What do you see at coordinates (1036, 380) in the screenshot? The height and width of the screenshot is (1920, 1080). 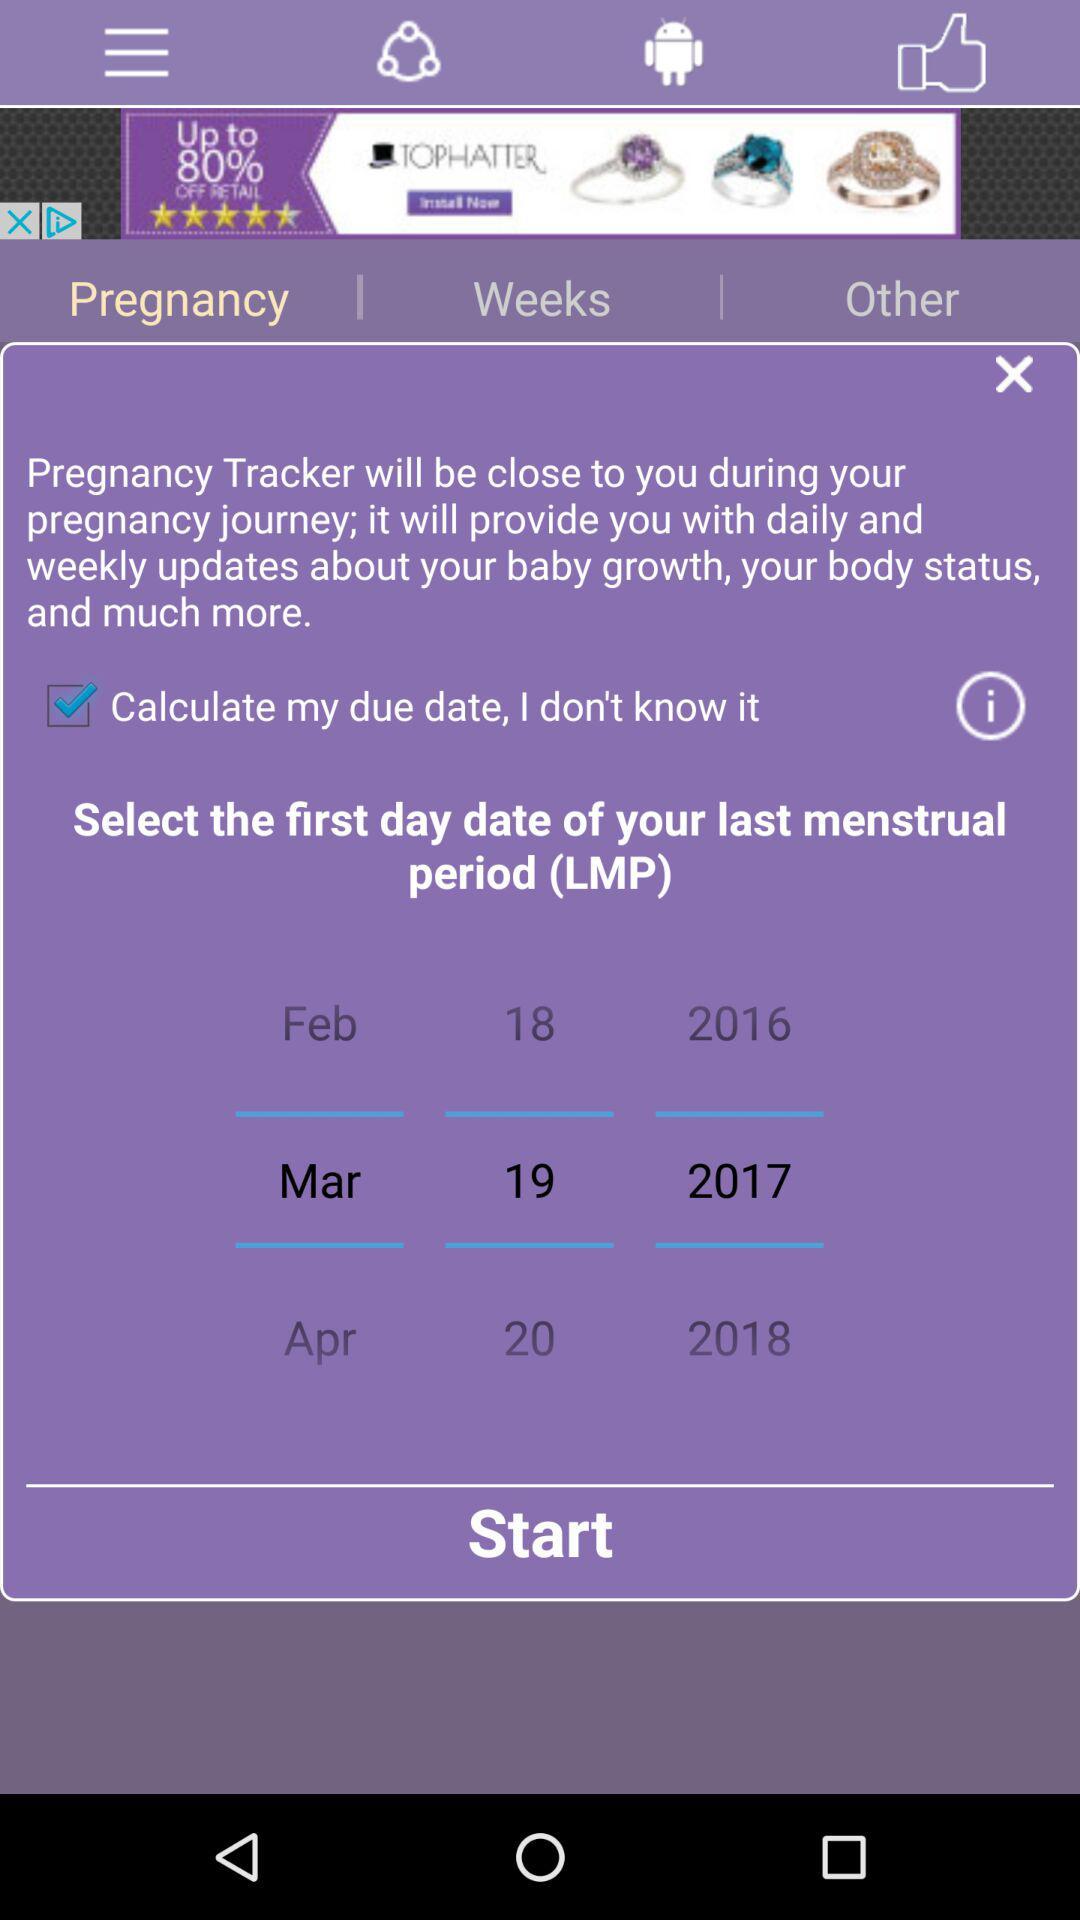 I see `dialogue box` at bounding box center [1036, 380].